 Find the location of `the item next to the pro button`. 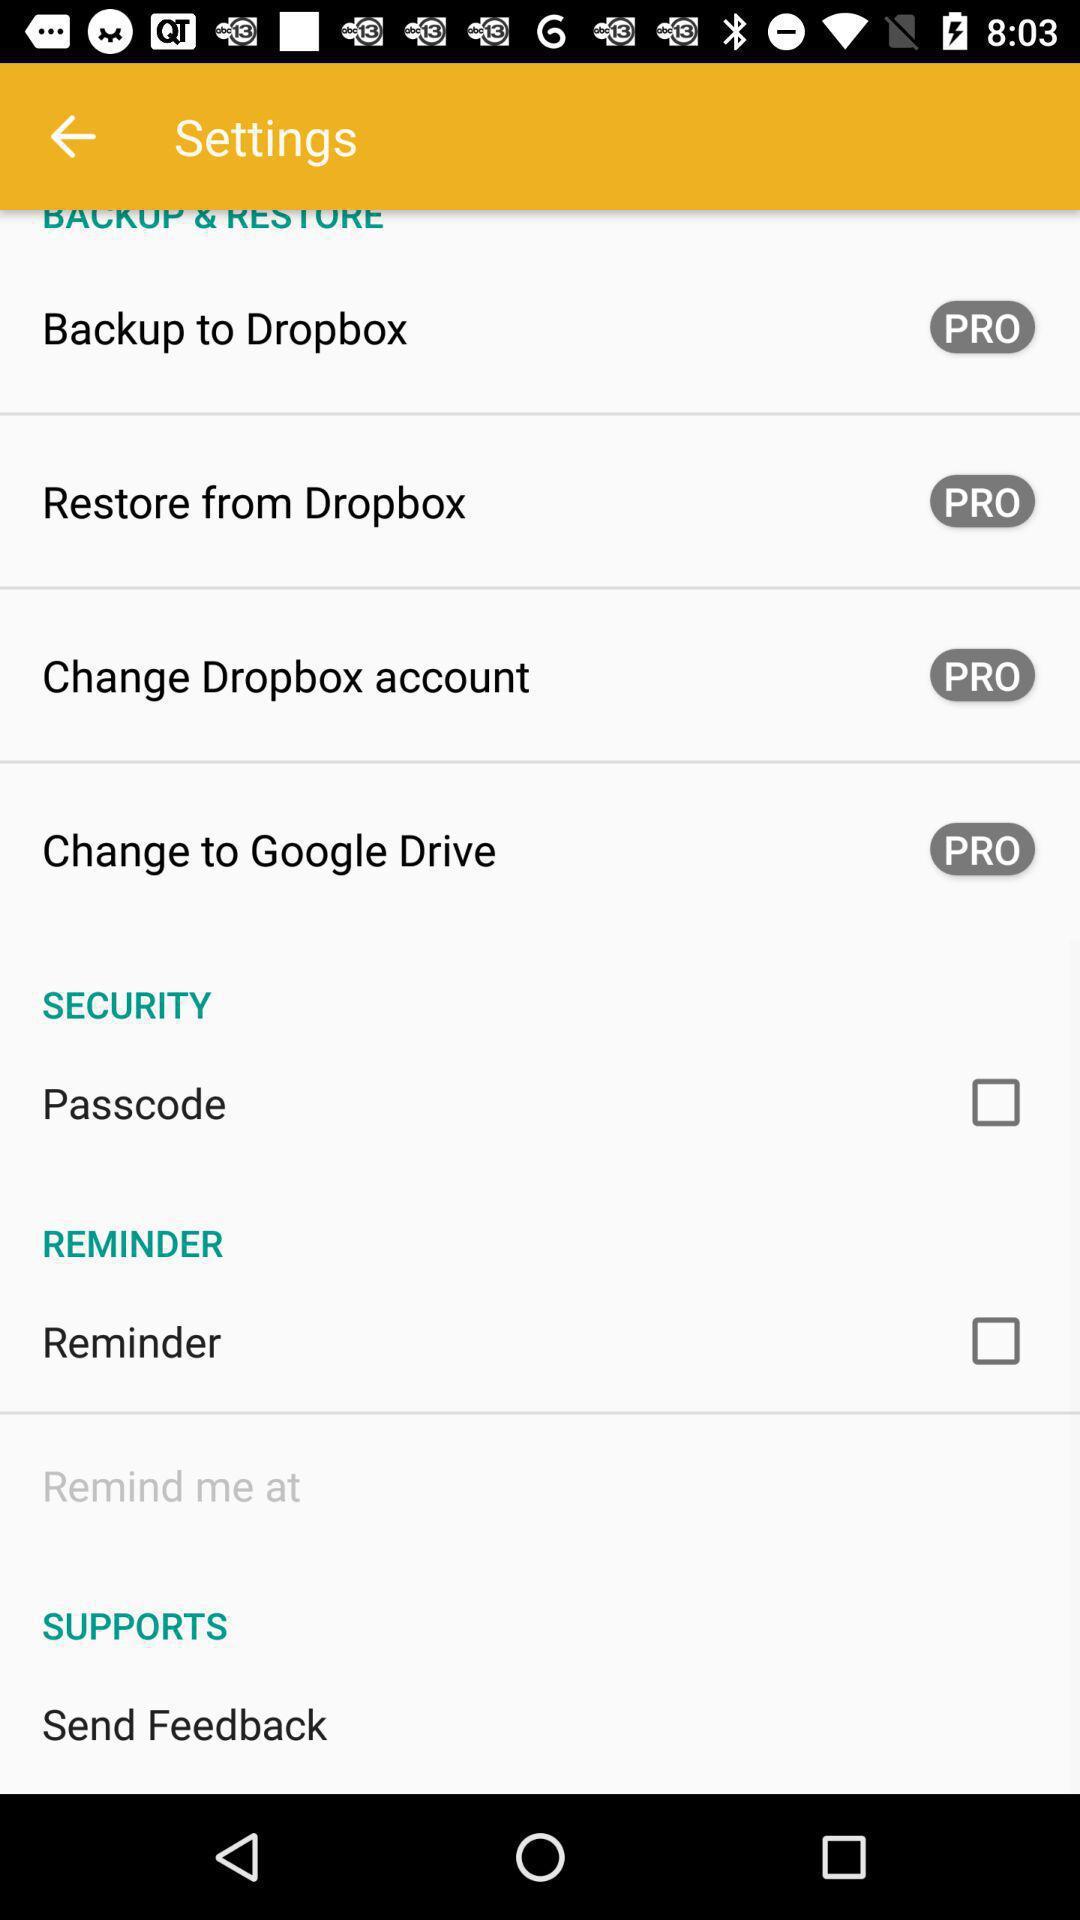

the item next to the pro button is located at coordinates (286, 675).